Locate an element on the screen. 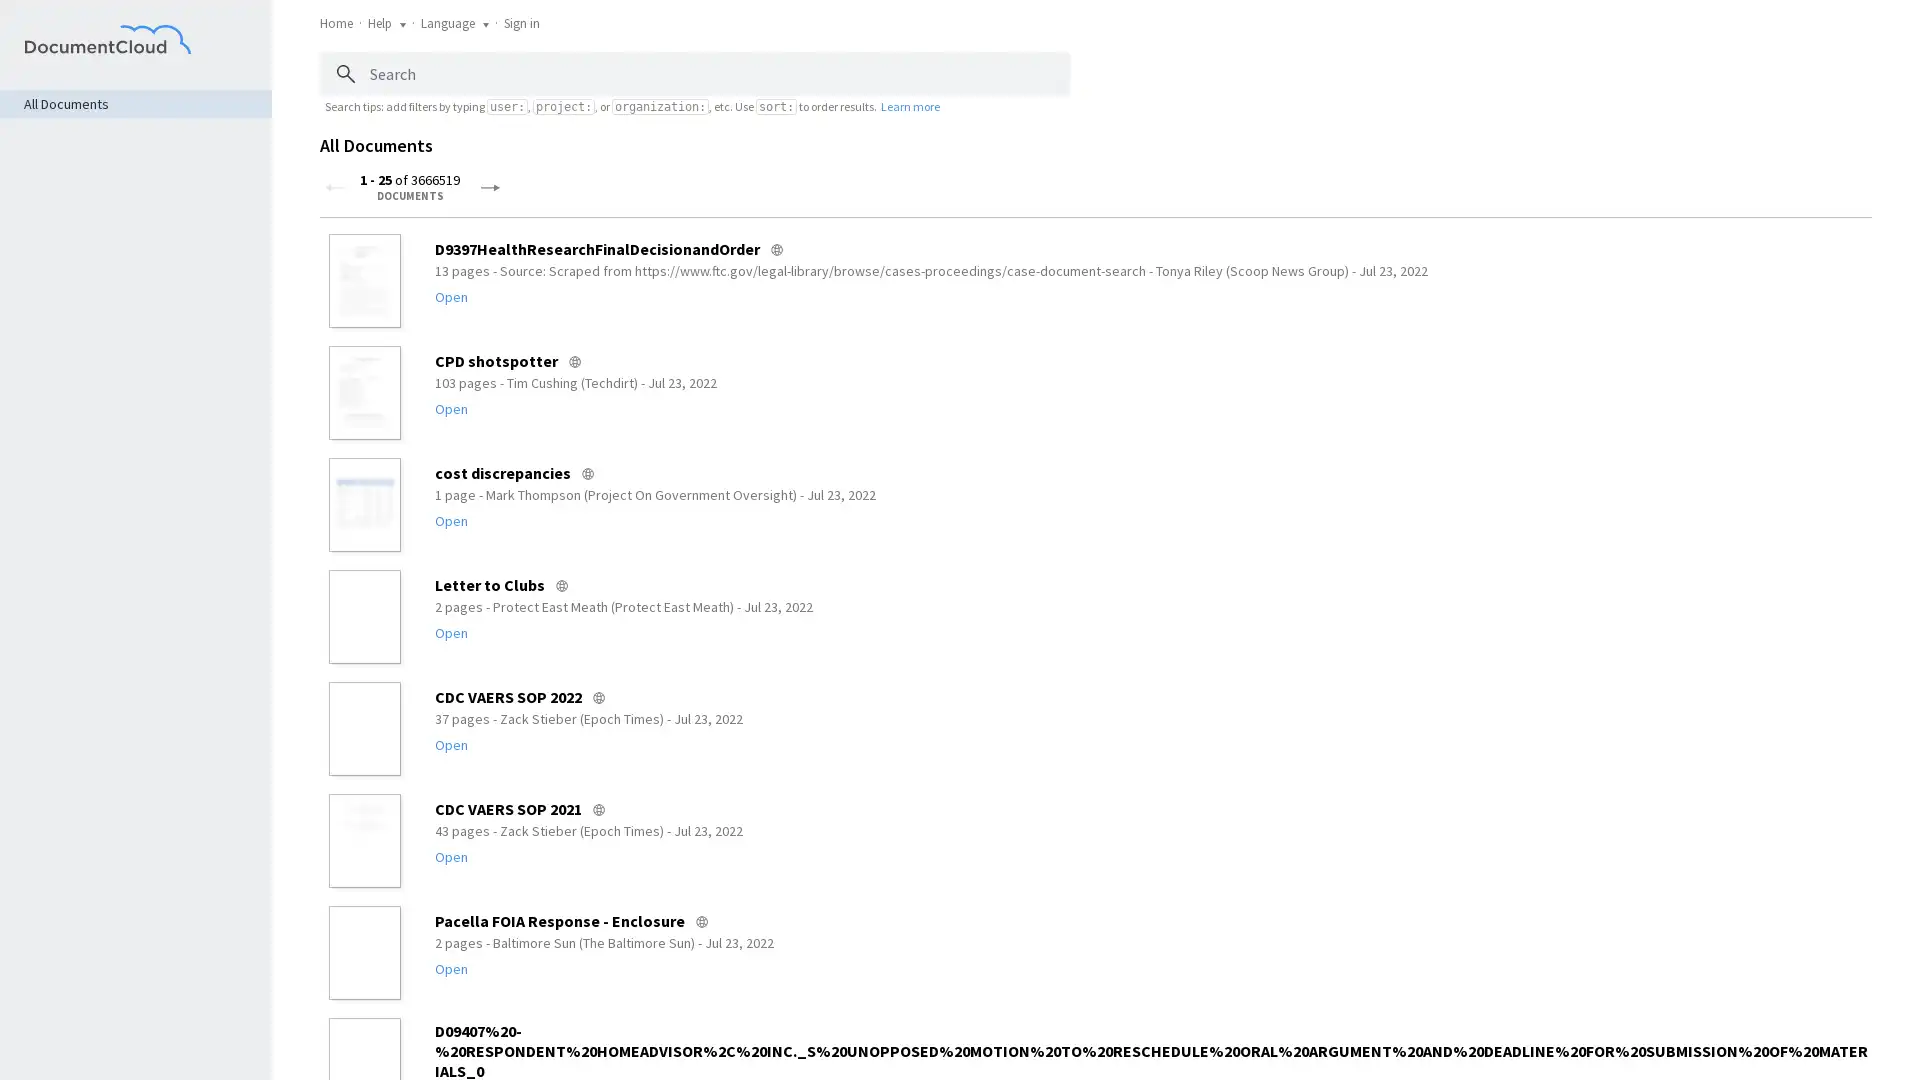  Open is located at coordinates (450, 297).